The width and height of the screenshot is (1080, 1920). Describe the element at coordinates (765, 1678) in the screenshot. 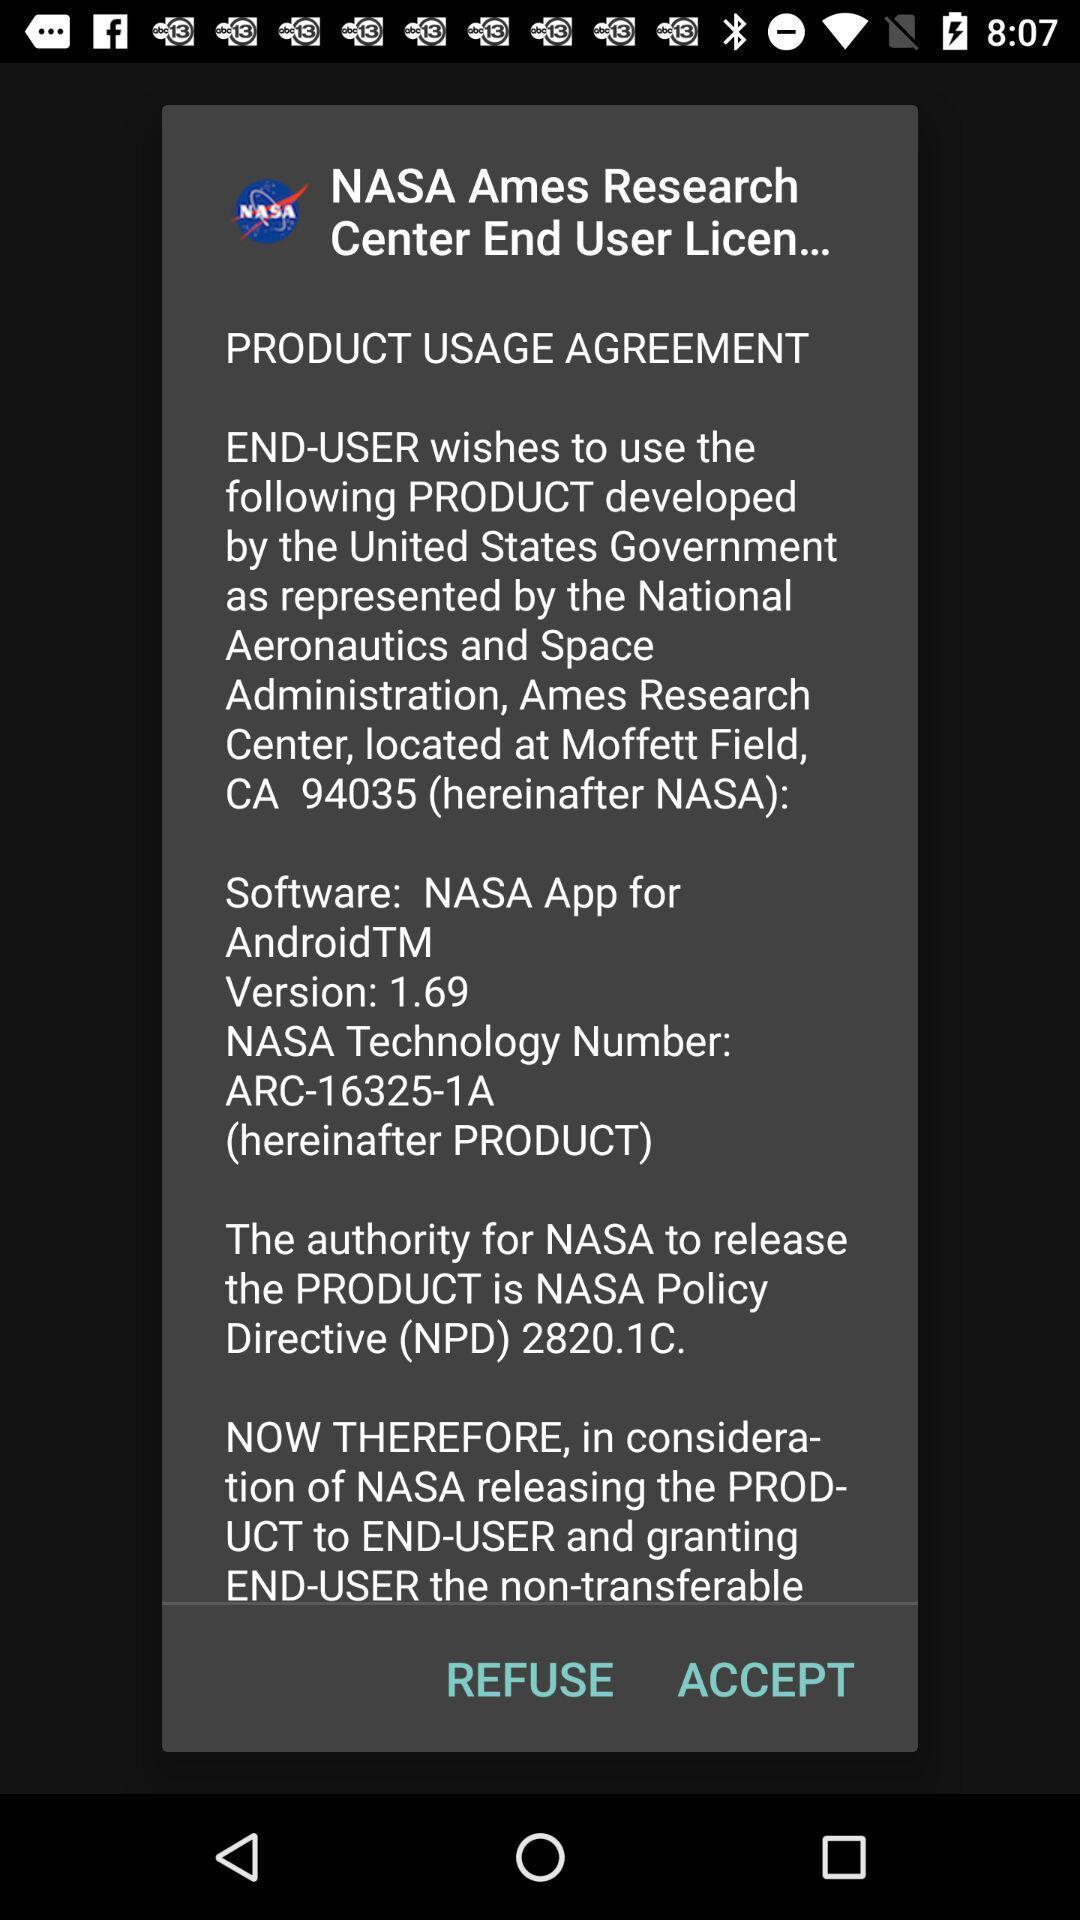

I see `the accept item` at that location.